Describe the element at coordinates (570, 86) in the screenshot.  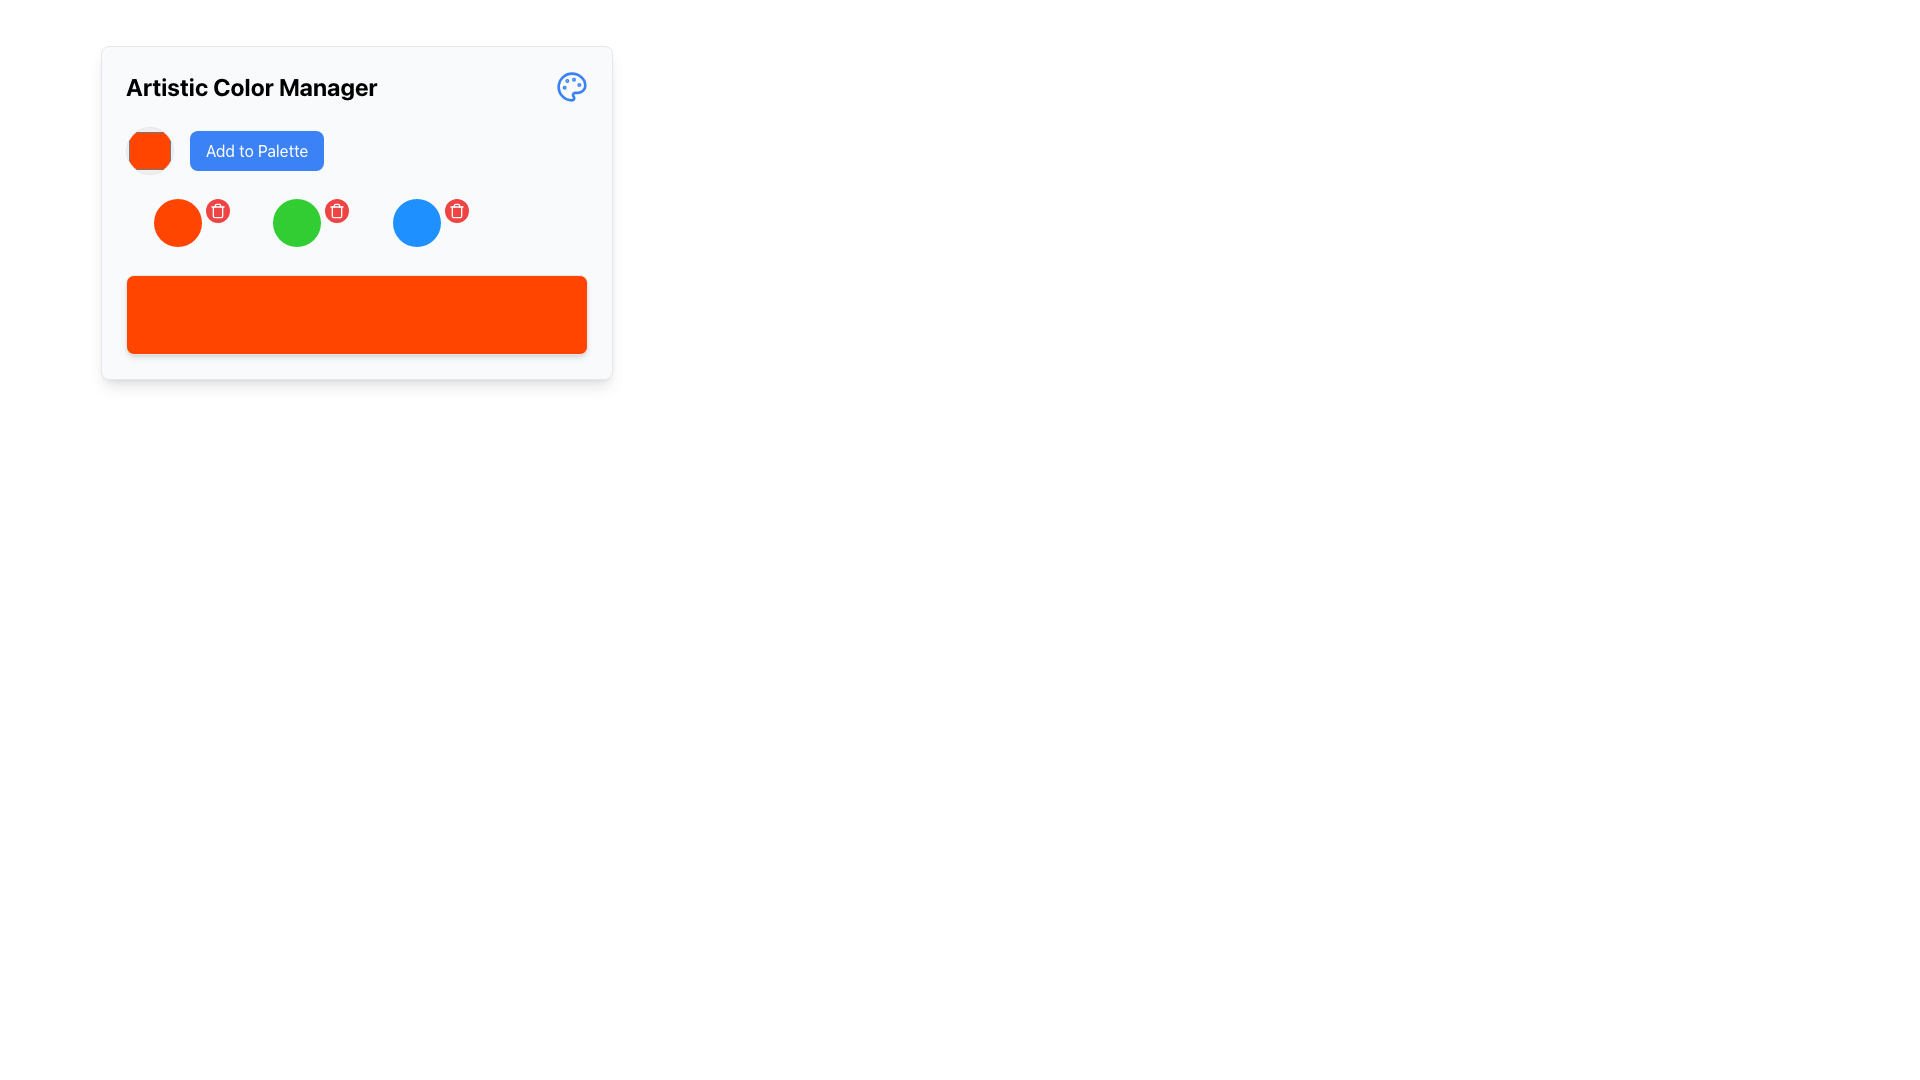
I see `the distinct SVG image icon located in the top-right corner of the 'Artistic Color Manager' section` at that location.